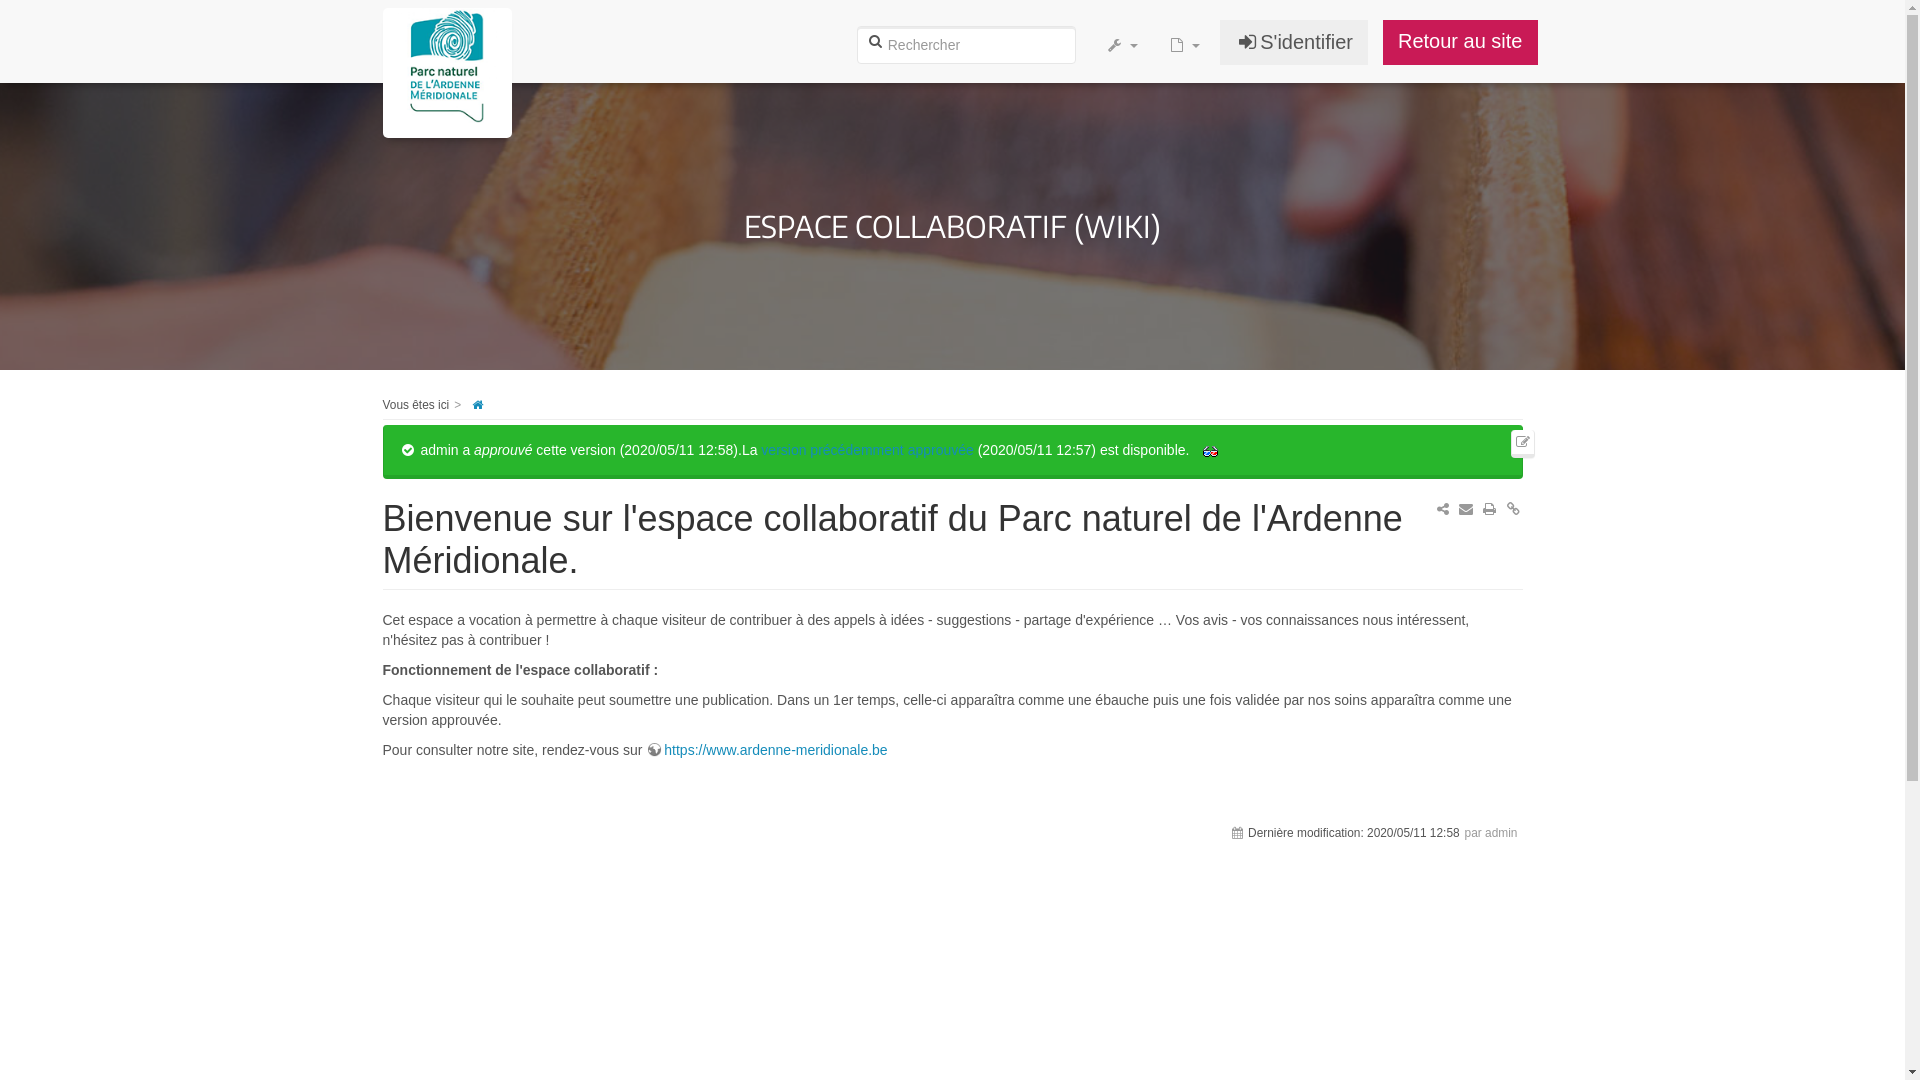 Image resolution: width=1920 pixels, height=1080 pixels. I want to click on 'Partager sur ...', so click(1443, 508).